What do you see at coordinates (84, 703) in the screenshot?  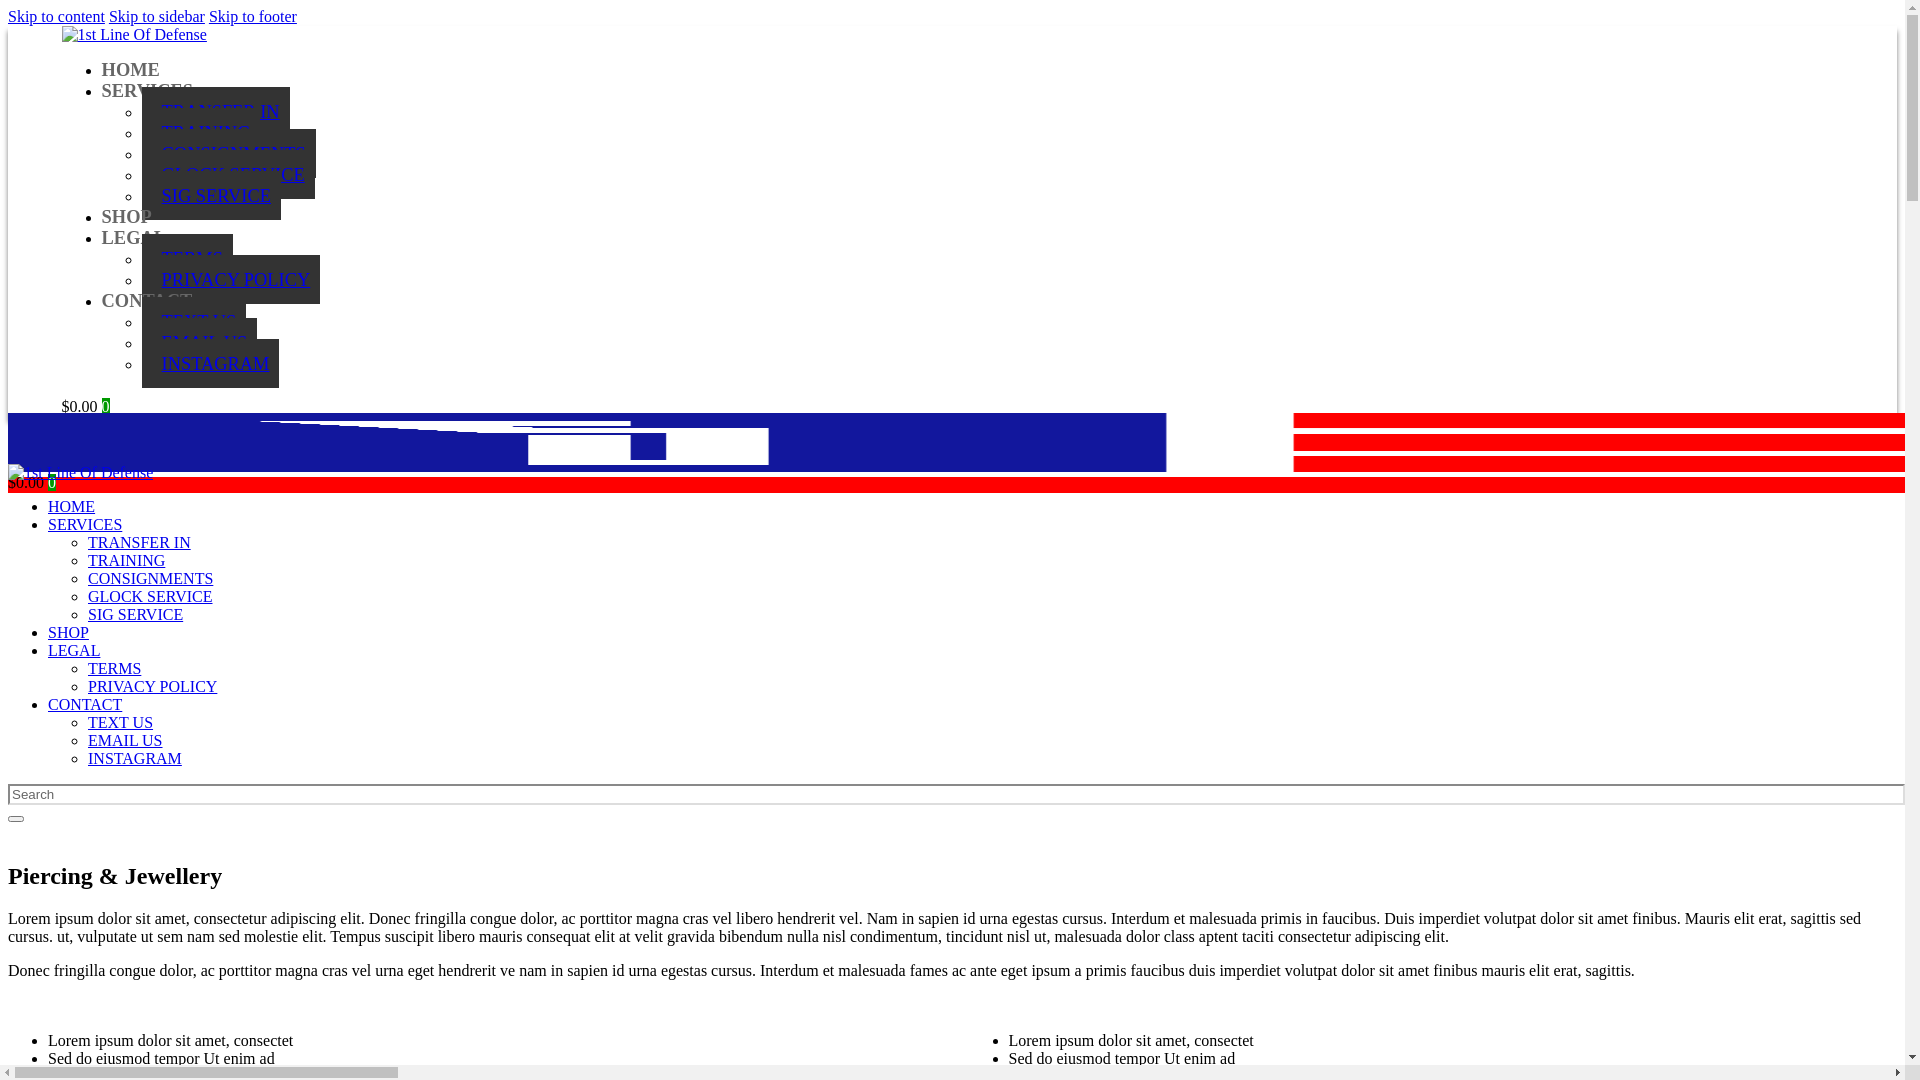 I see `'CONTACT'` at bounding box center [84, 703].